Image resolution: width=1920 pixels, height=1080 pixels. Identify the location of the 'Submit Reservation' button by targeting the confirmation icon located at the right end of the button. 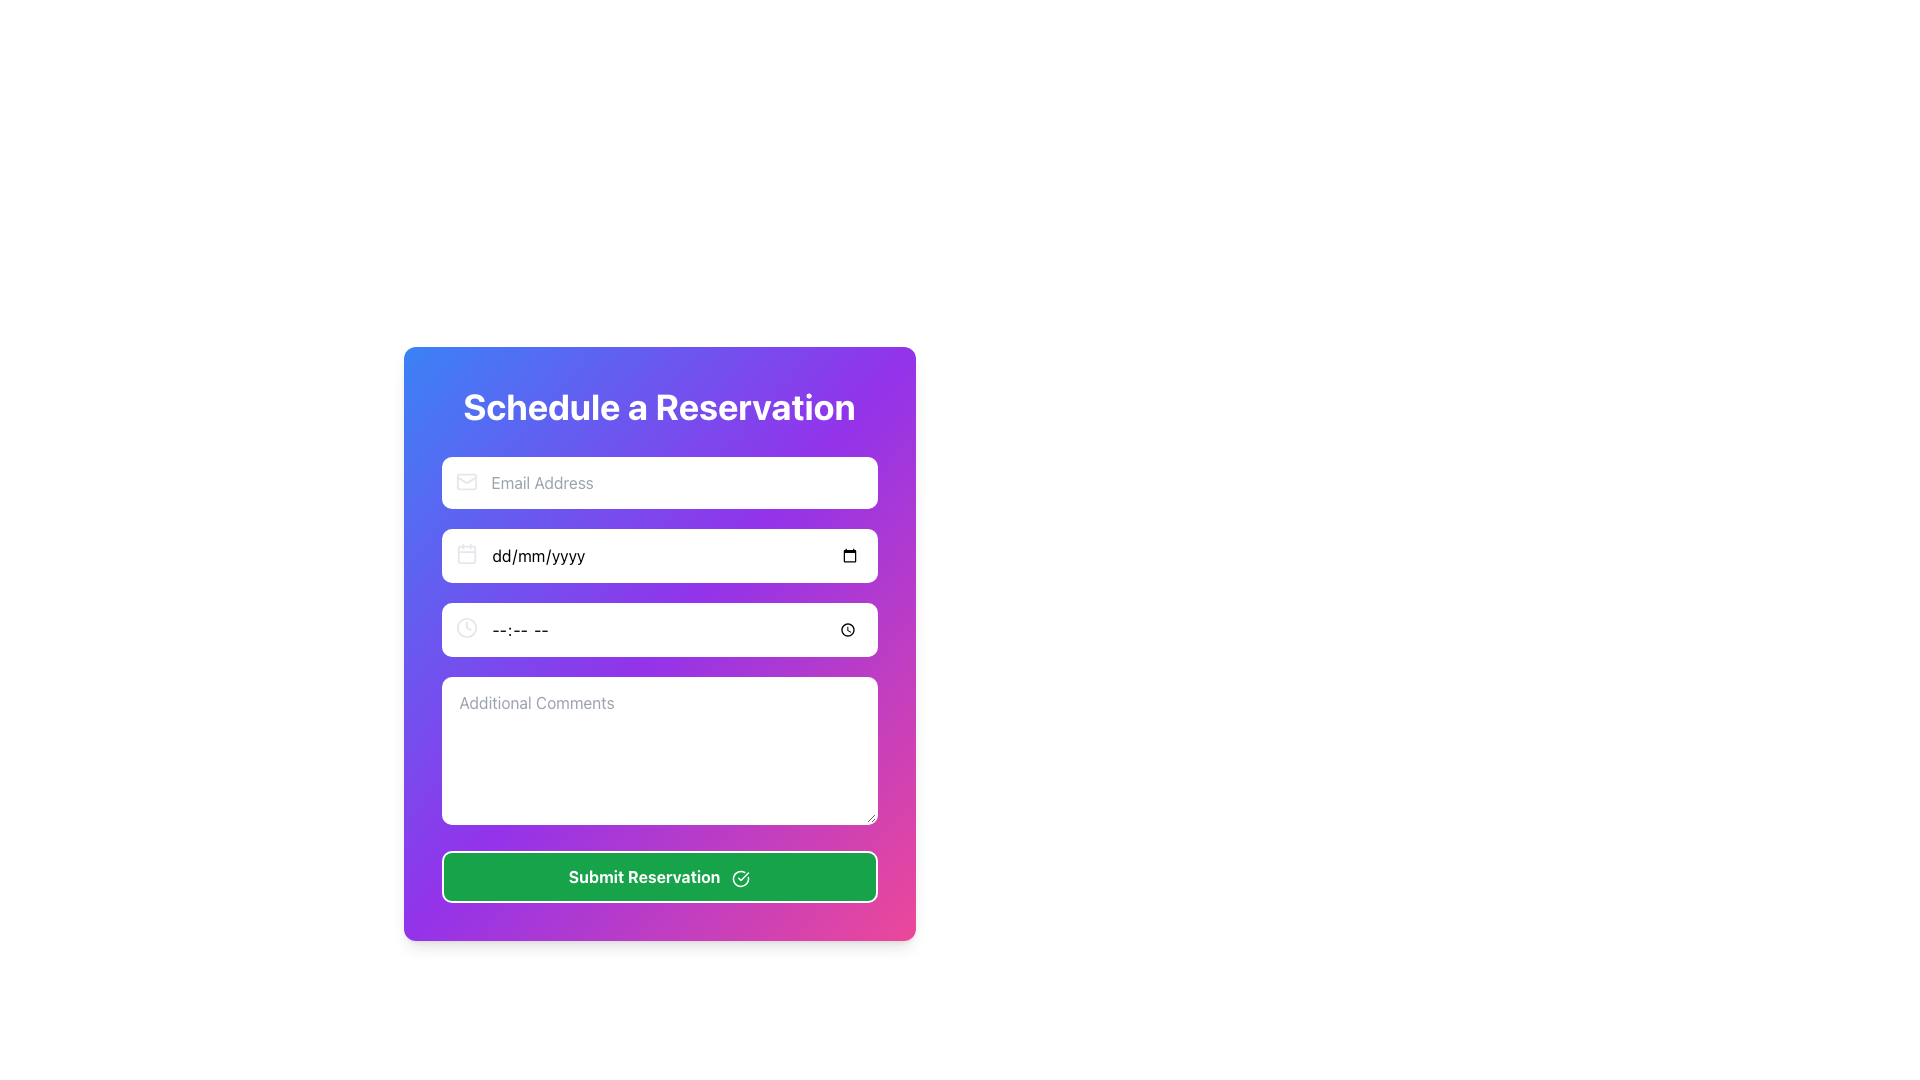
(740, 877).